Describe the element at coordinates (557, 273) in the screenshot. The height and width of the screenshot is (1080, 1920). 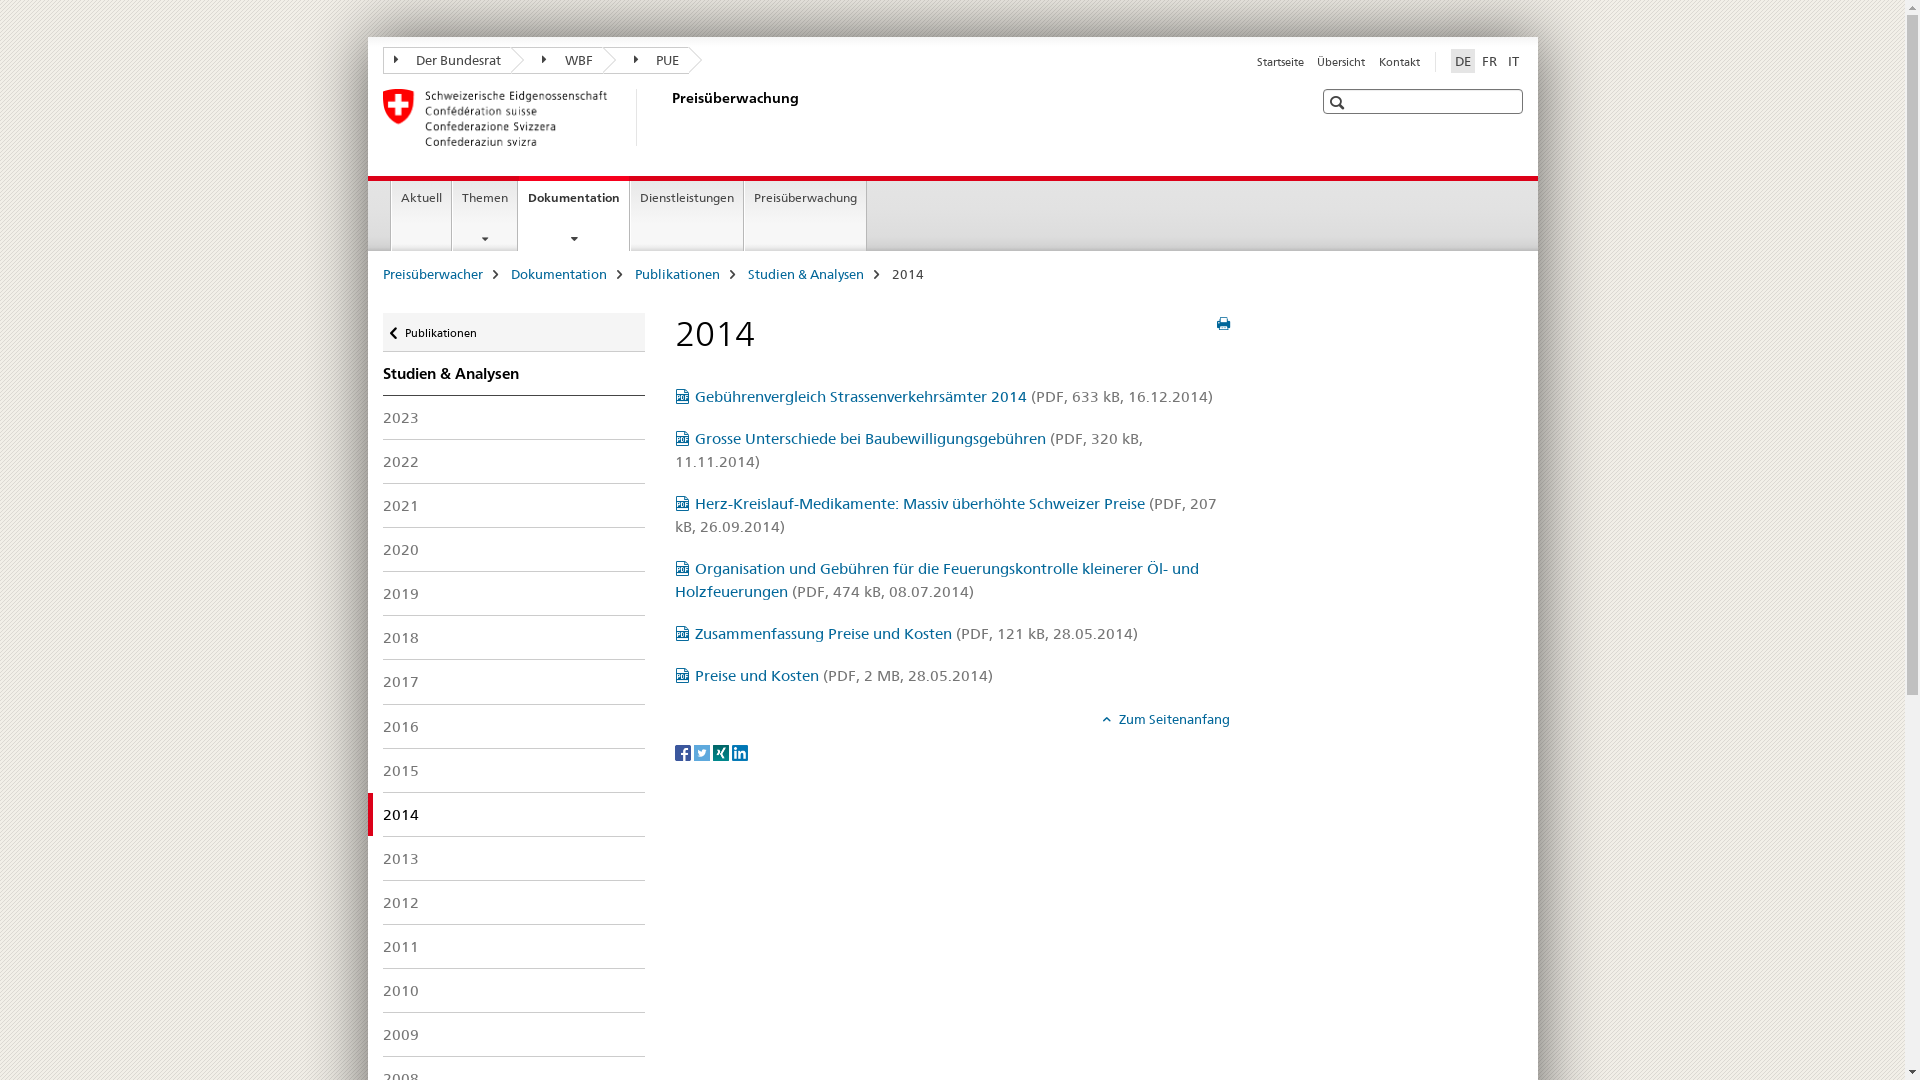
I see `'Dokumentation'` at that location.